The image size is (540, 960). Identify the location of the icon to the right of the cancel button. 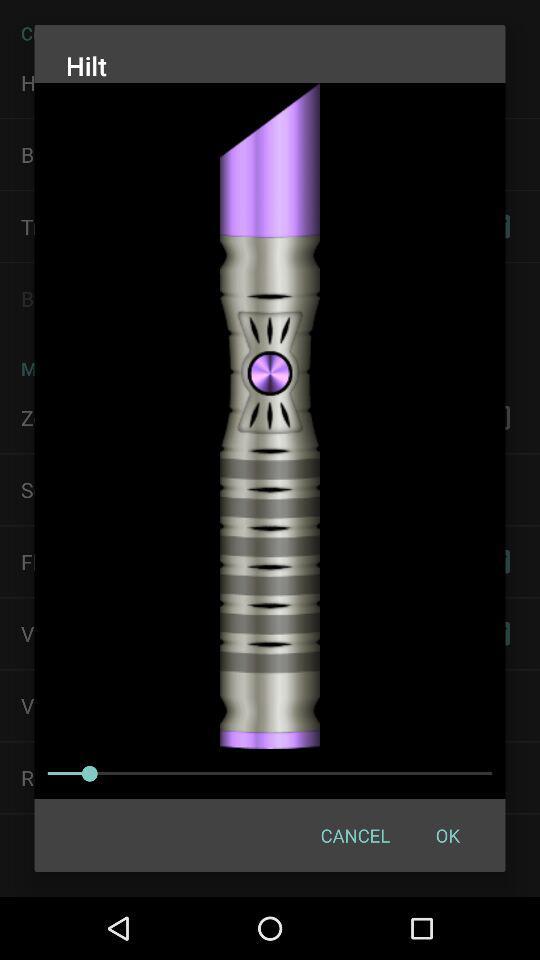
(447, 835).